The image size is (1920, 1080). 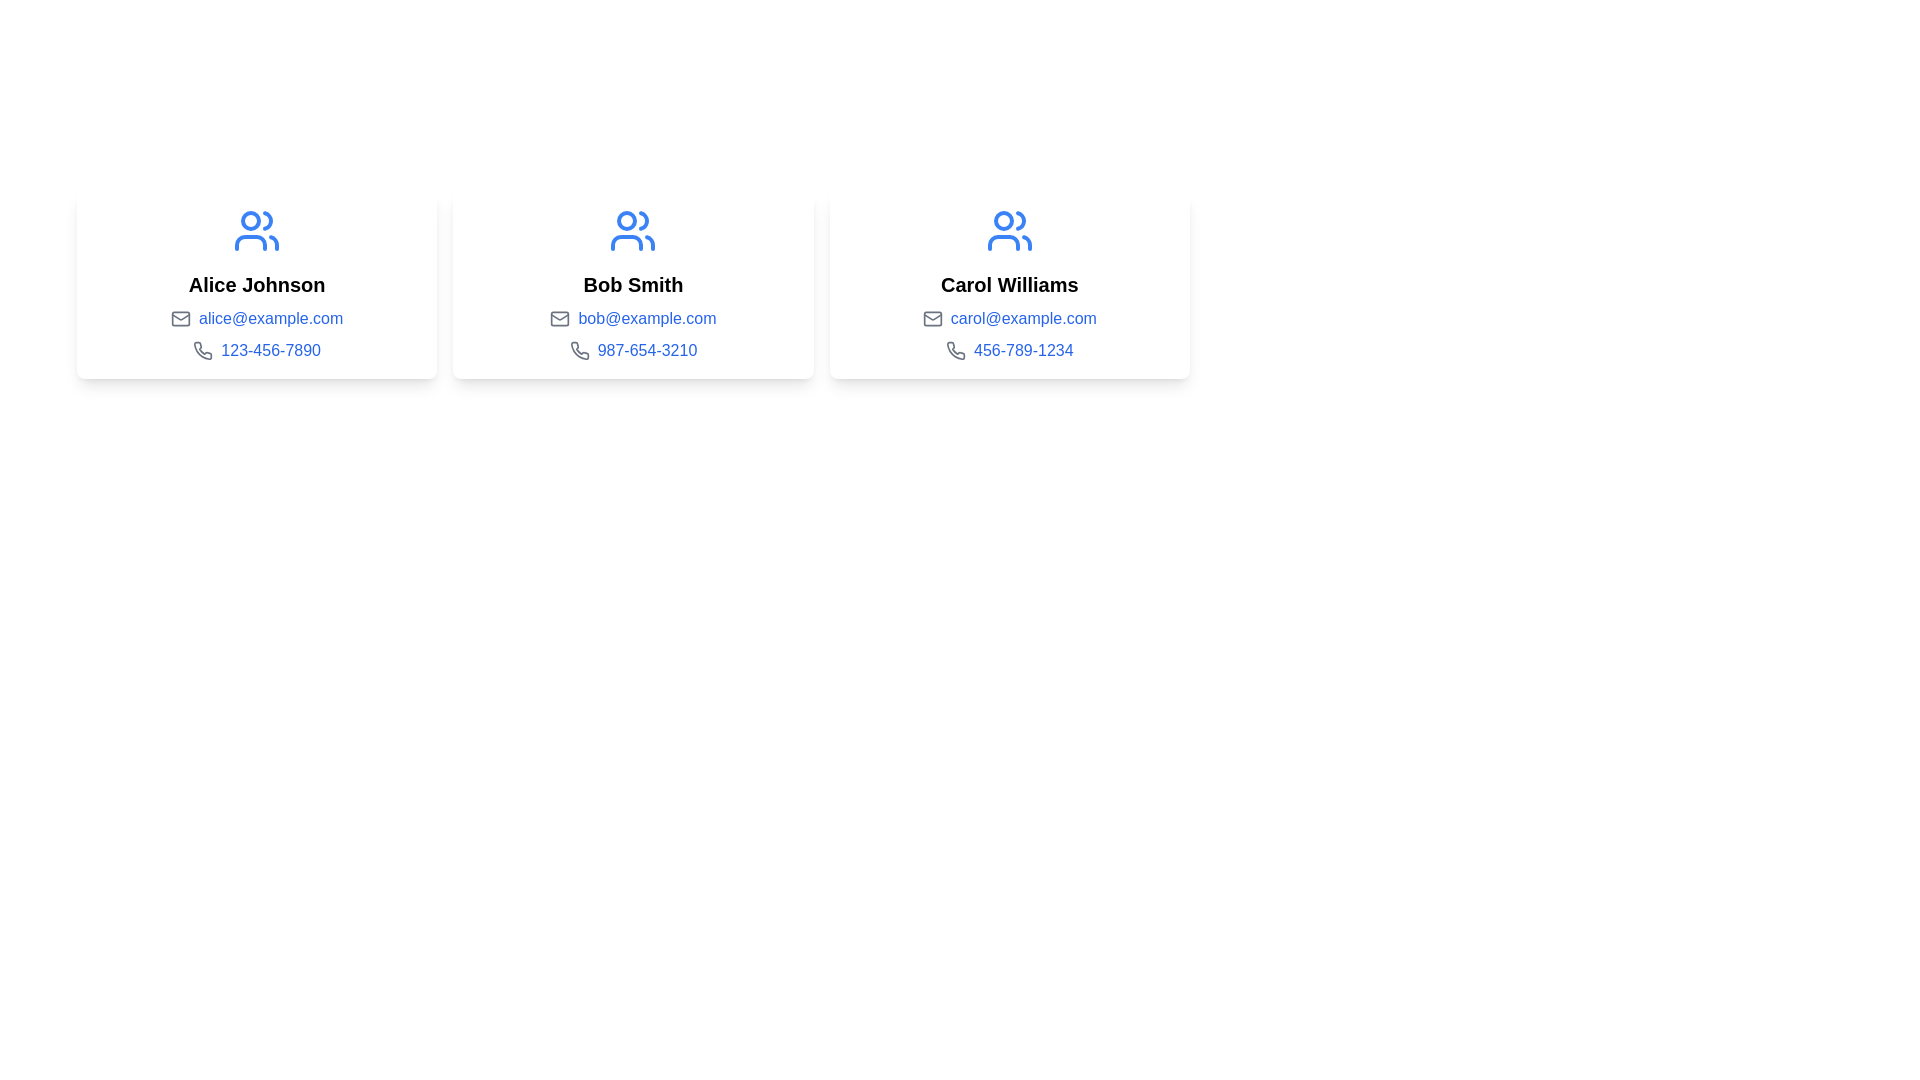 What do you see at coordinates (931, 318) in the screenshot?
I see `the mail icon styled as an outline of an envelope, located to the left of the email address 'carol@example.com'` at bounding box center [931, 318].